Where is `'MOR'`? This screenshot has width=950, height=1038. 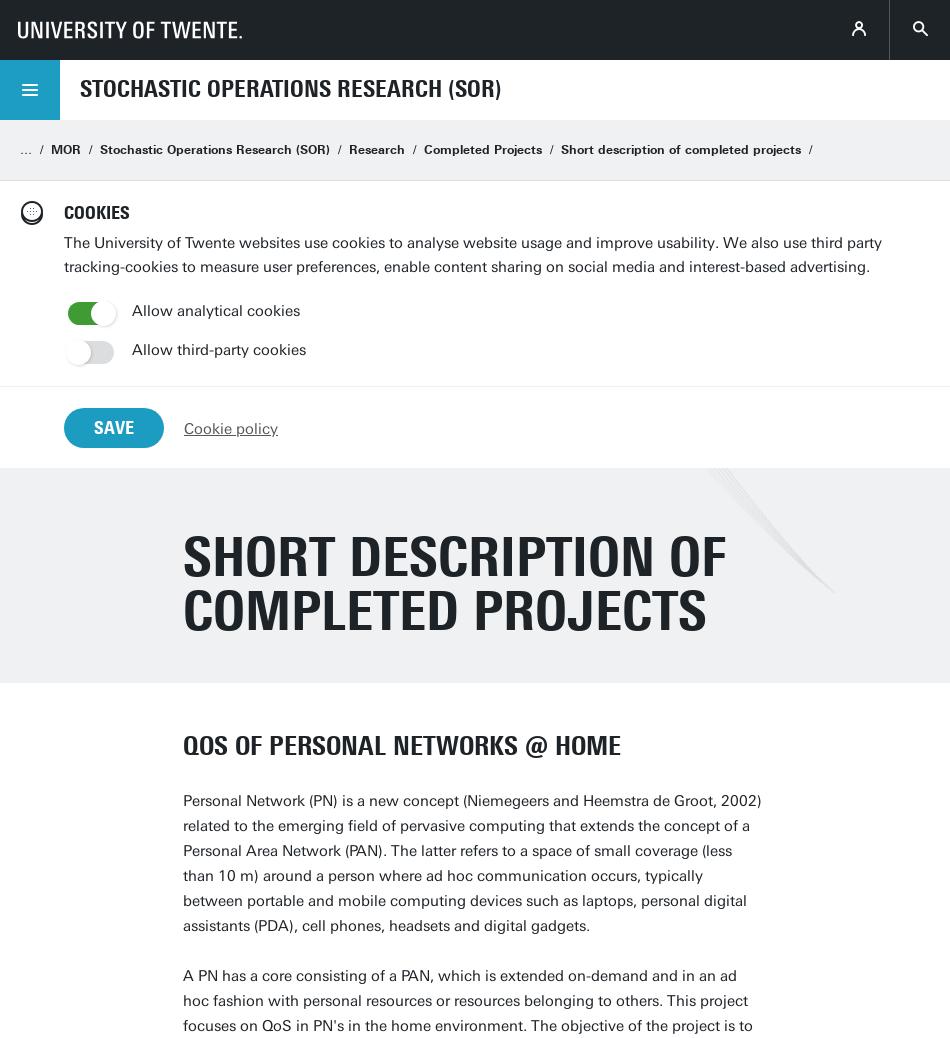 'MOR' is located at coordinates (66, 148).